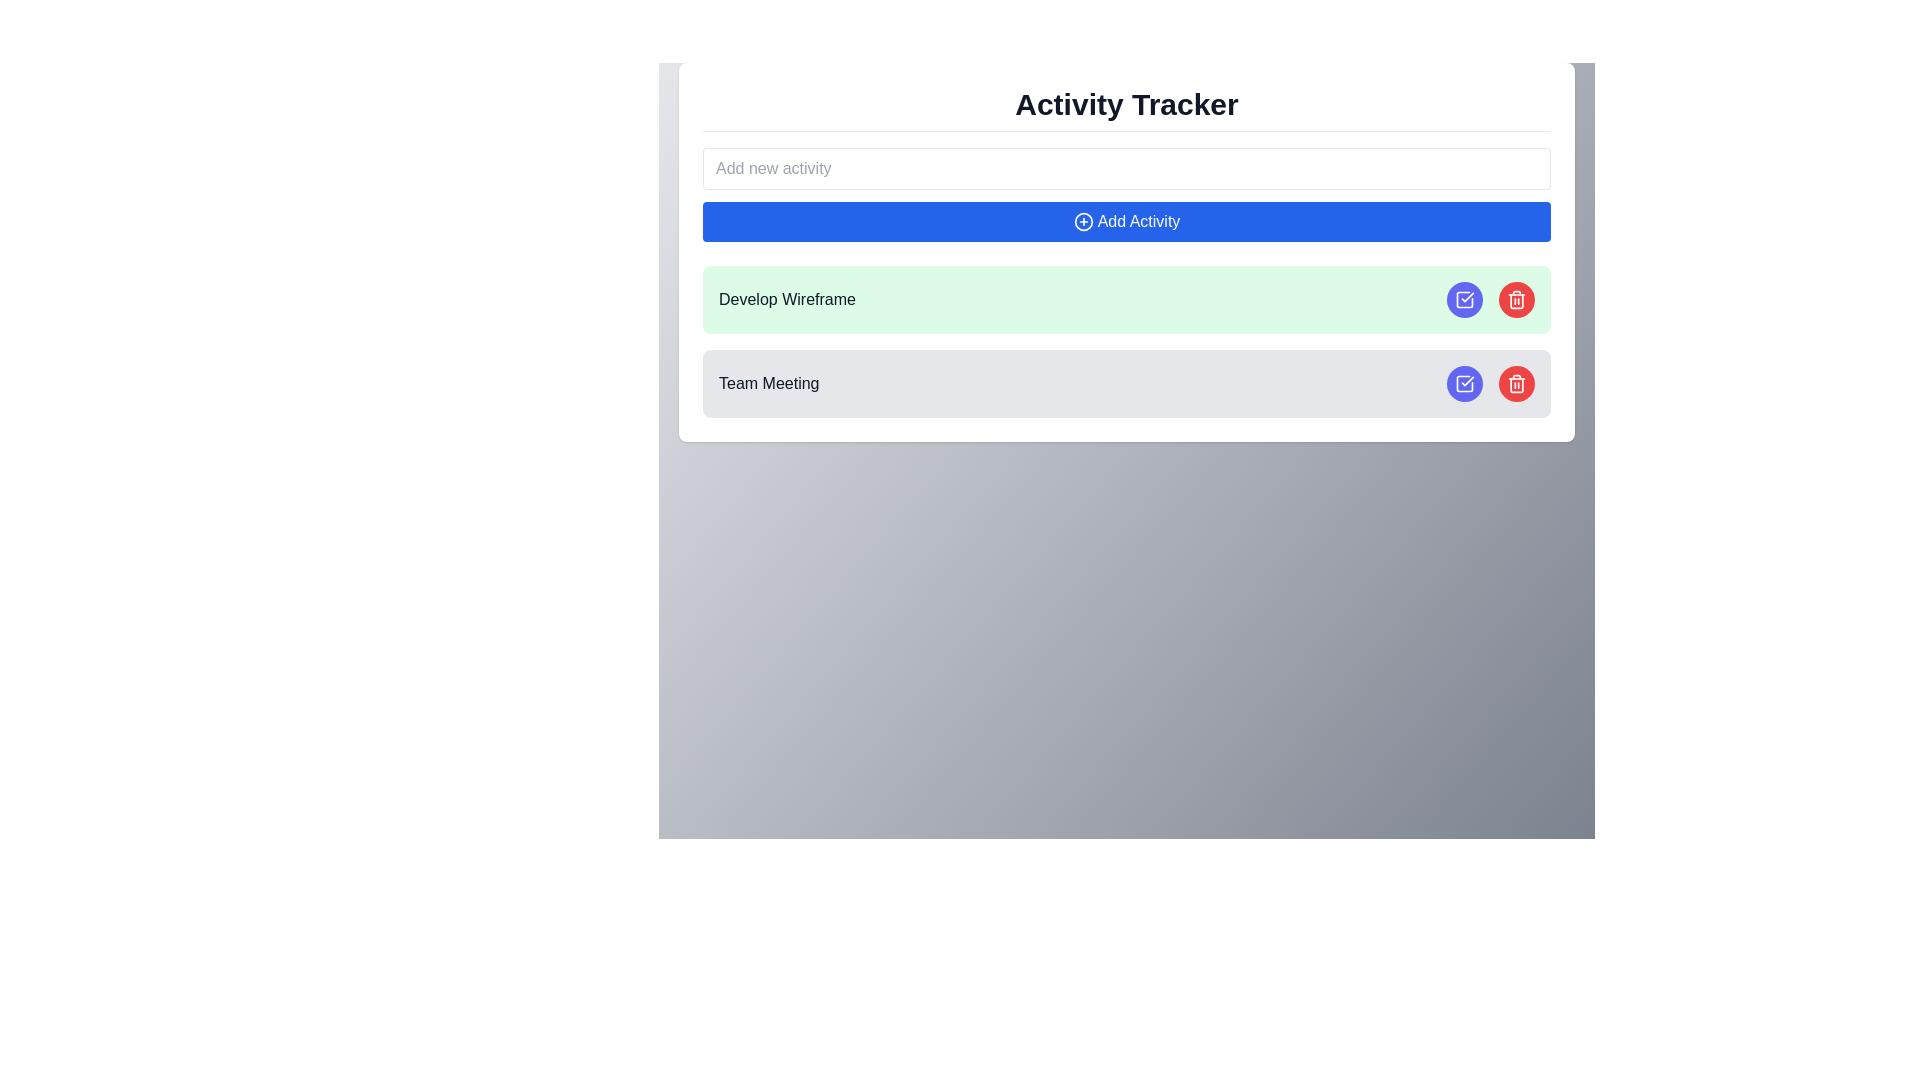  I want to click on the delete button, which is the second button in the horizontal row of action buttons to the right of the 'Develop Wireframe' activity row, so click(1516, 300).